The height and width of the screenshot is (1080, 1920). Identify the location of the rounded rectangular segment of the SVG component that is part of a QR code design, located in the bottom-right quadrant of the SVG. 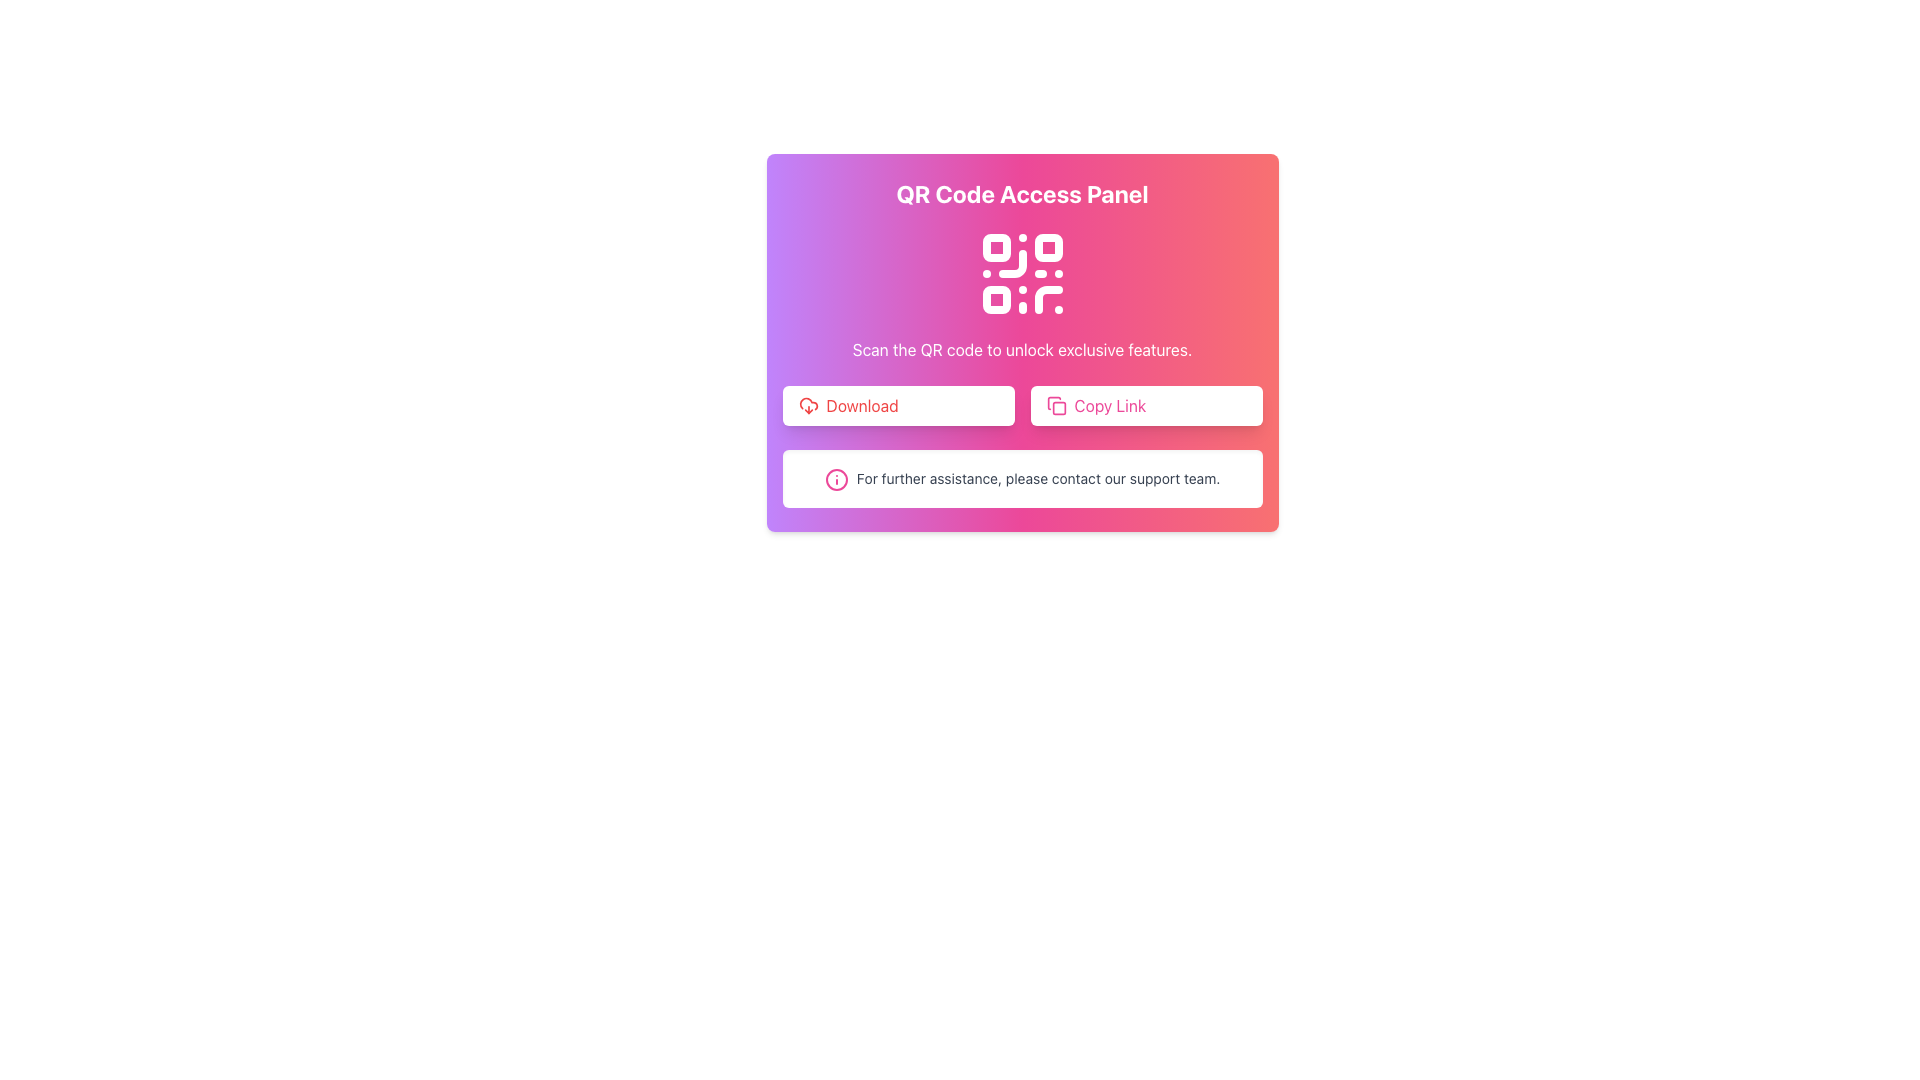
(1047, 300).